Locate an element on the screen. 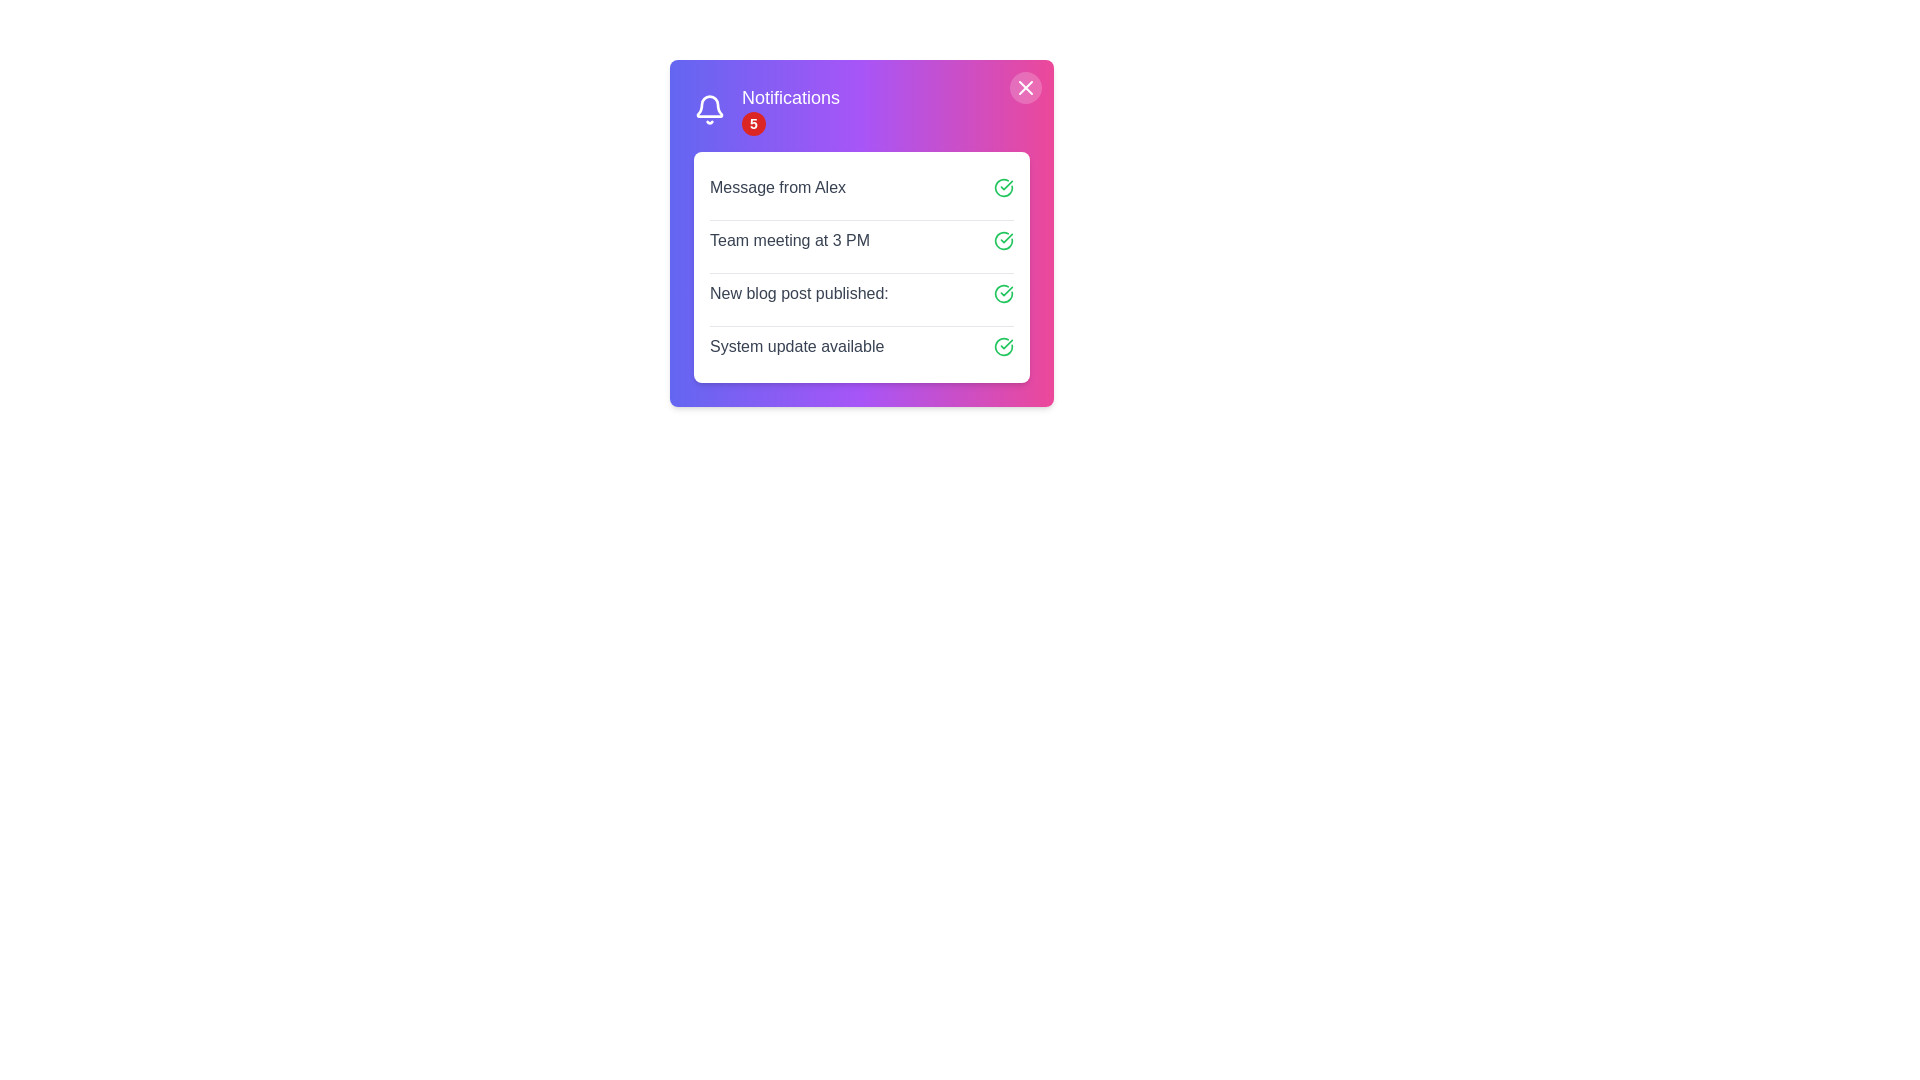  the text label displaying 'Message from Alex' in the notification panel is located at coordinates (776, 188).